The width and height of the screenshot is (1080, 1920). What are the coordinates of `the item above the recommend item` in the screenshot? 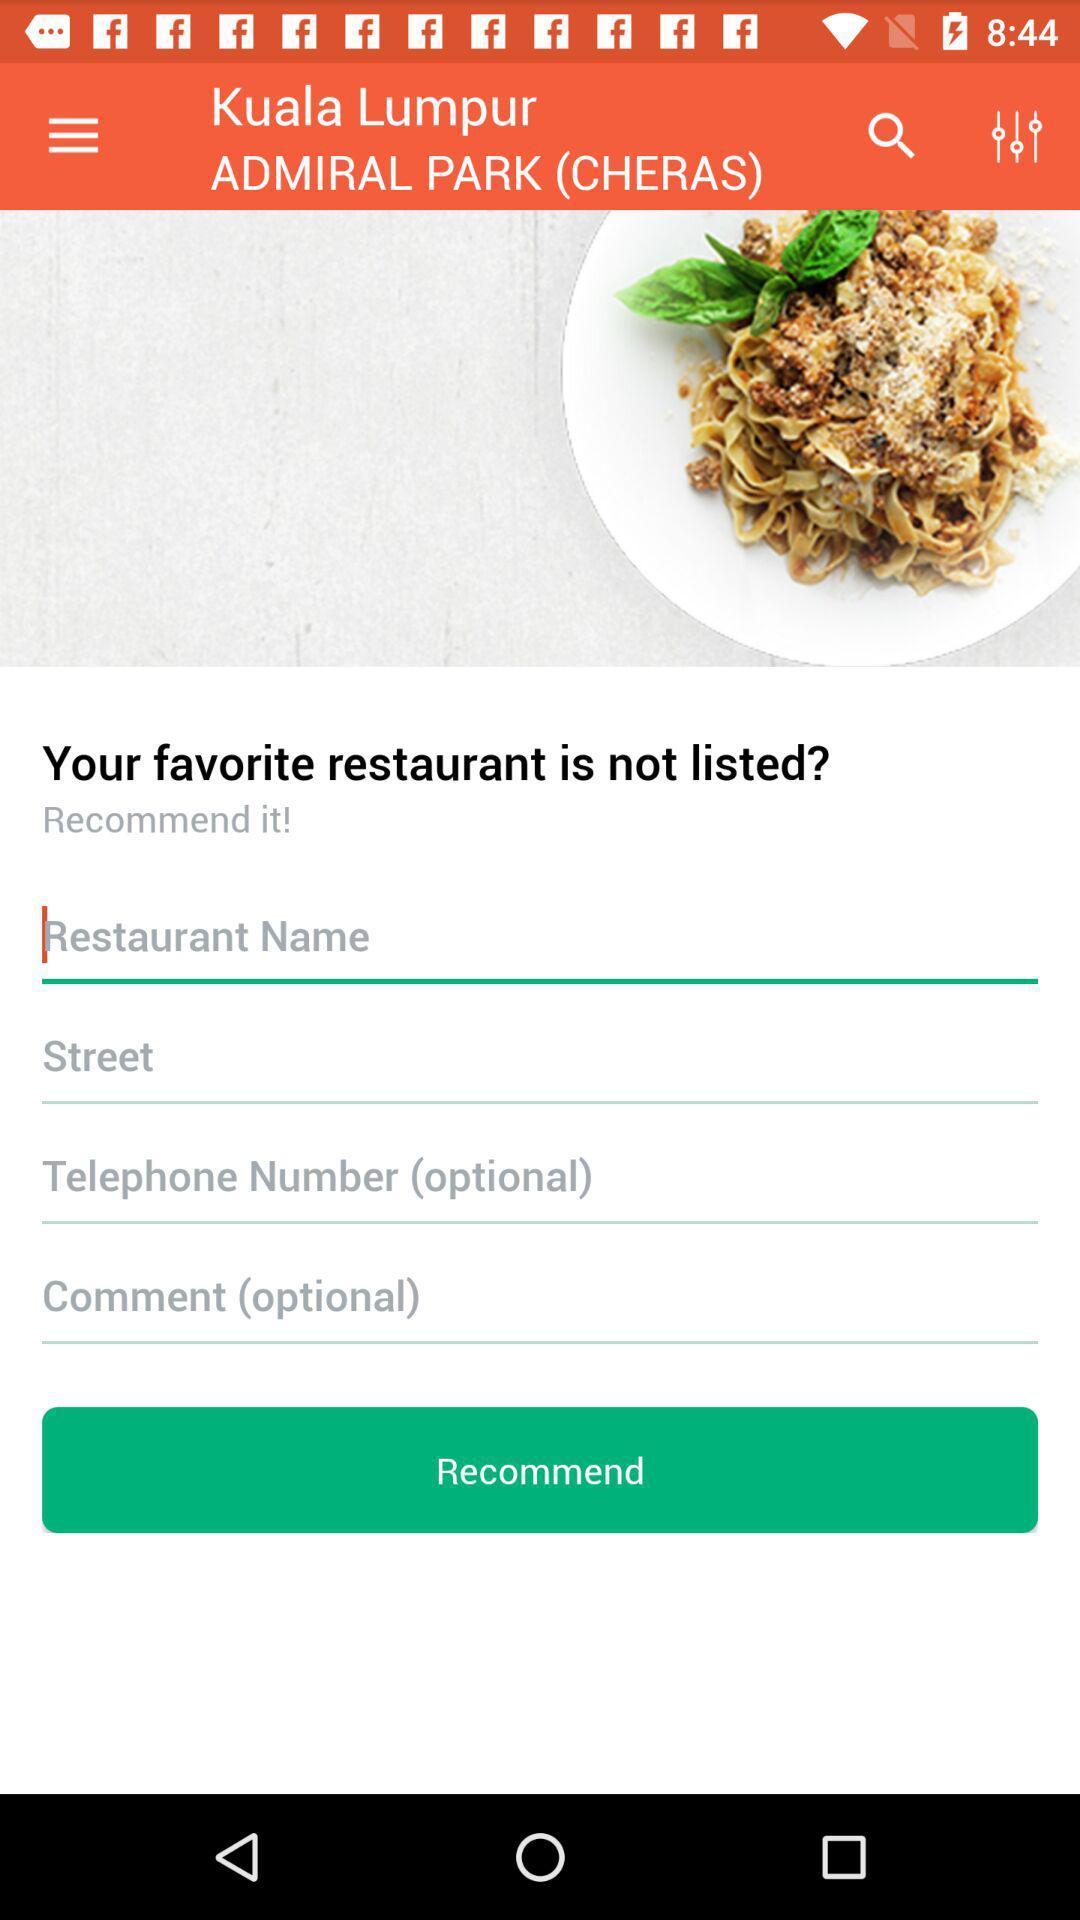 It's located at (540, 1294).